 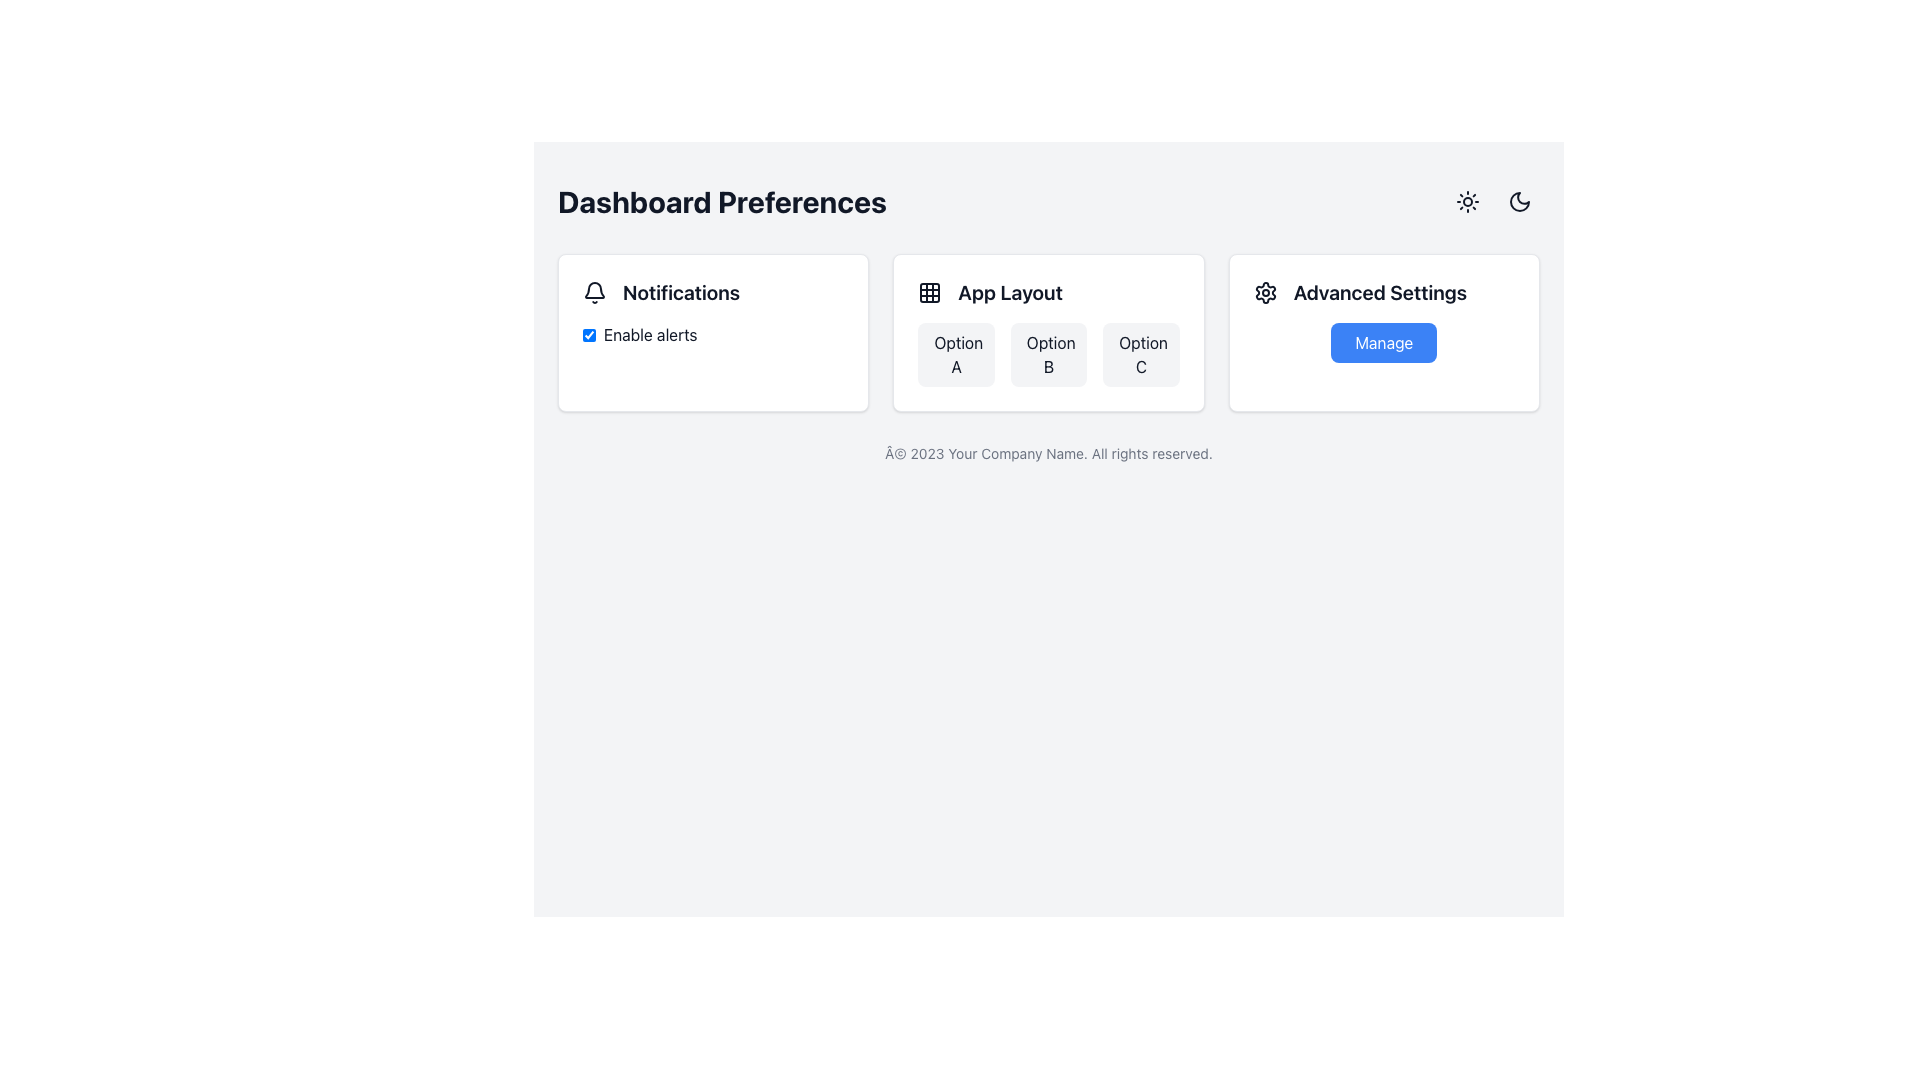 What do you see at coordinates (929, 293) in the screenshot?
I see `the icon representing the 'App Layout' section, located to the left of the text 'App Layout'` at bounding box center [929, 293].